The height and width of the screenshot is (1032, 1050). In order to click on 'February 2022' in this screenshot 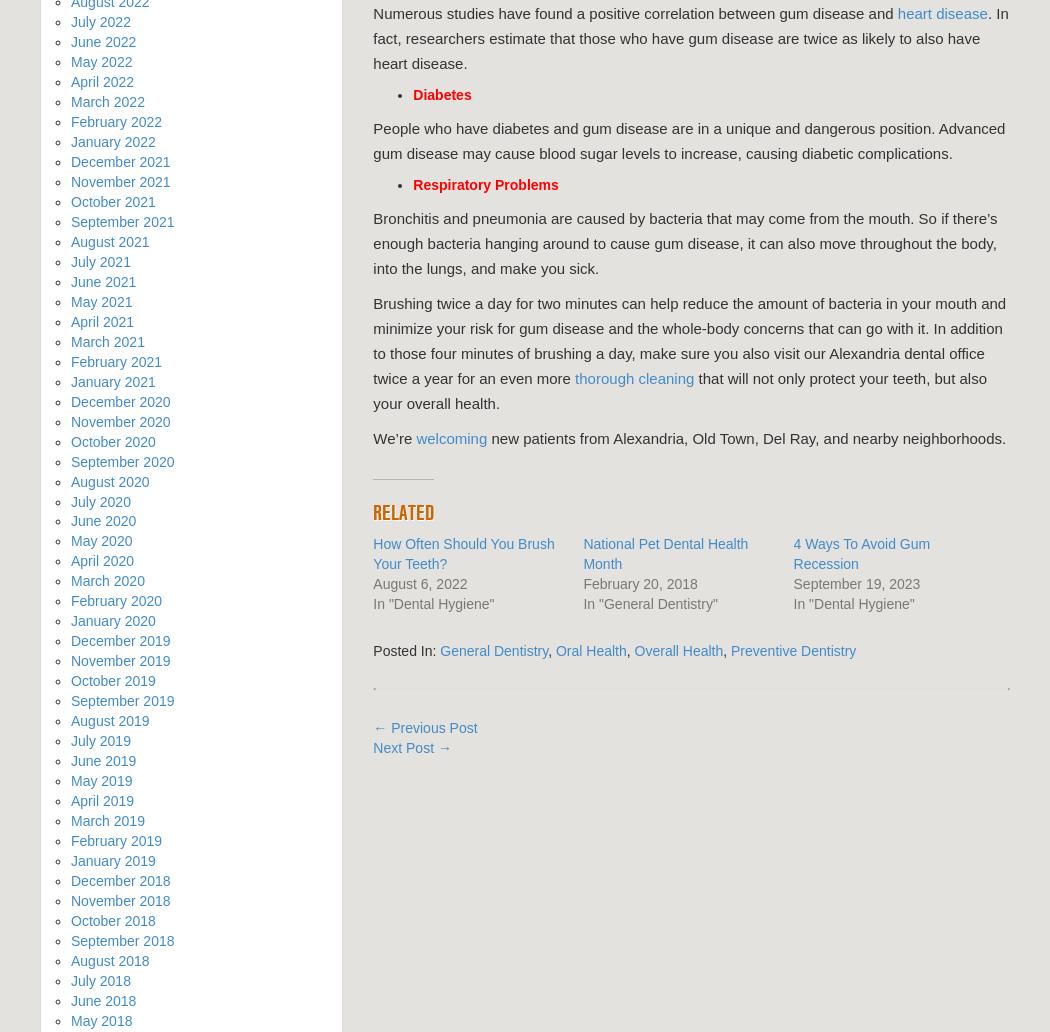, I will do `click(115, 120)`.